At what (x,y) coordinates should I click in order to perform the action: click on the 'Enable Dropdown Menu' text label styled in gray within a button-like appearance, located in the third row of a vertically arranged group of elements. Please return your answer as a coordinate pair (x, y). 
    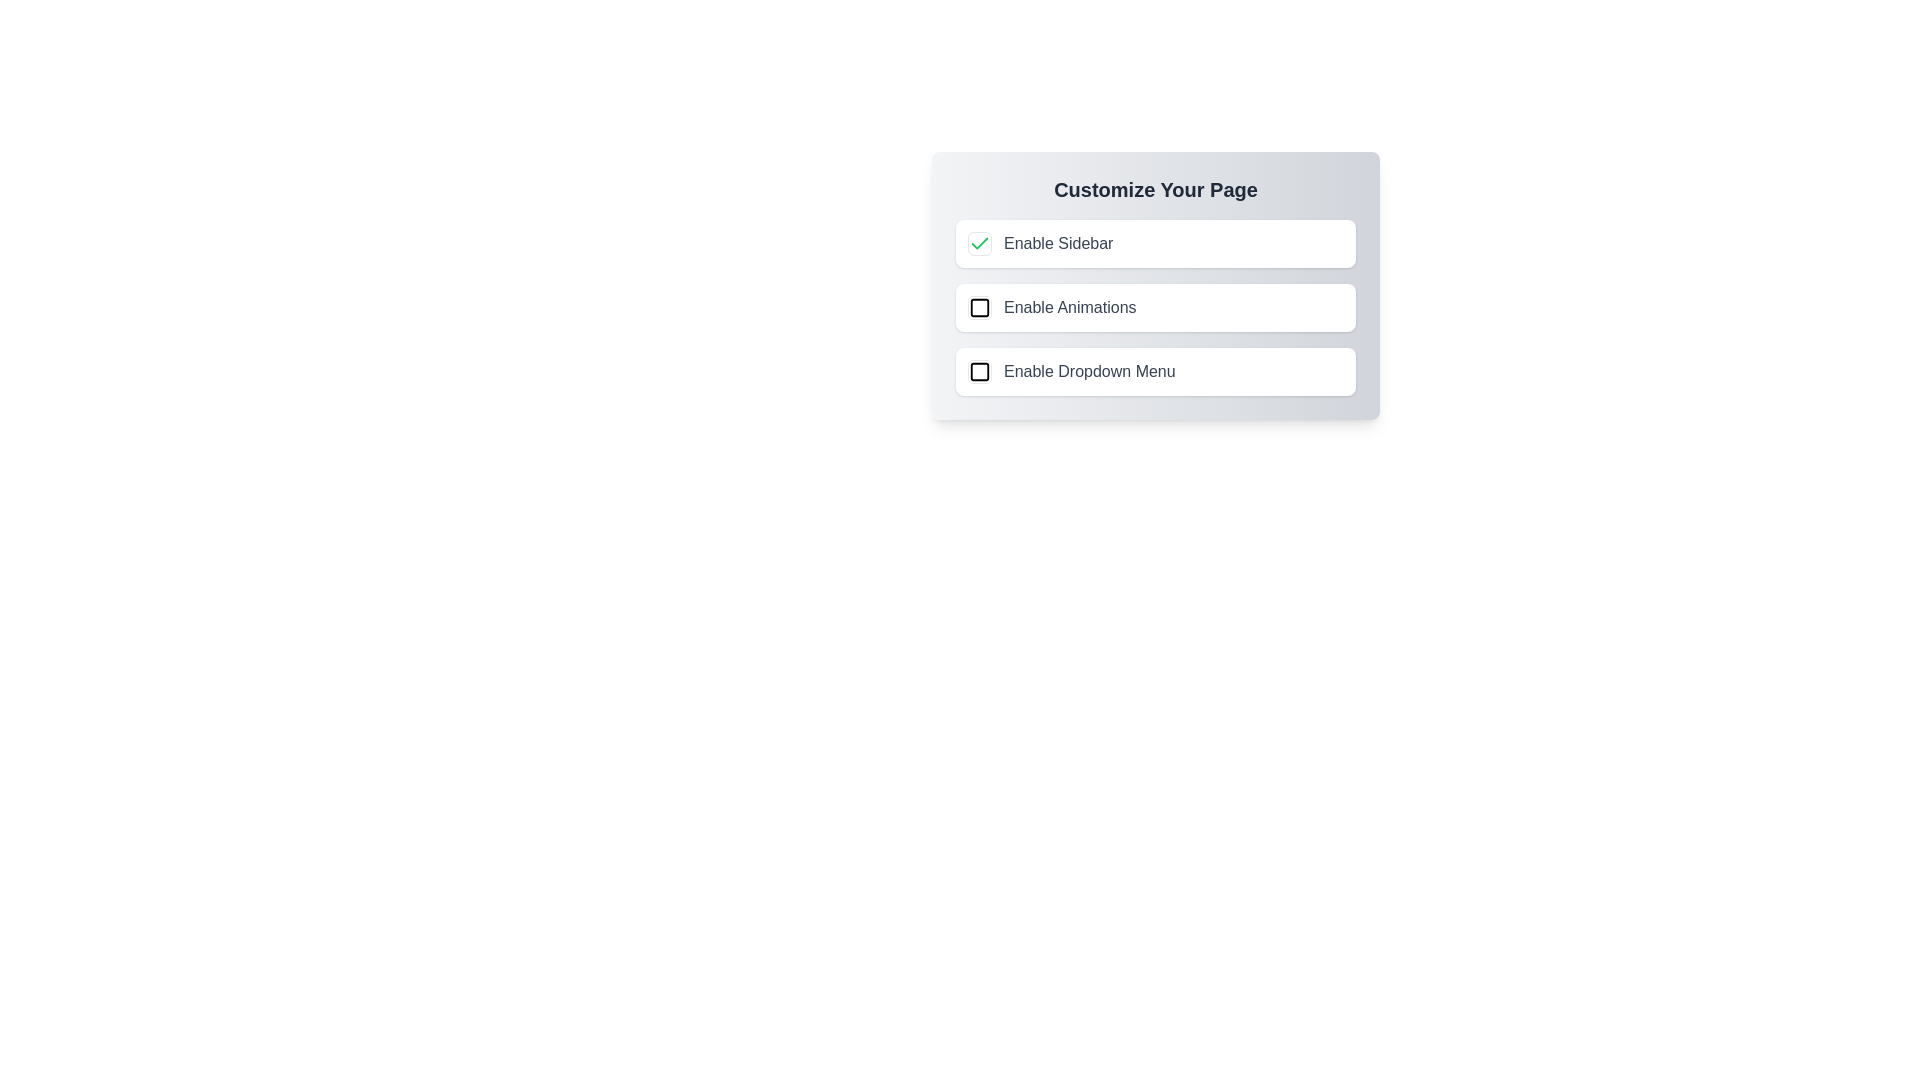
    Looking at the image, I should click on (1088, 371).